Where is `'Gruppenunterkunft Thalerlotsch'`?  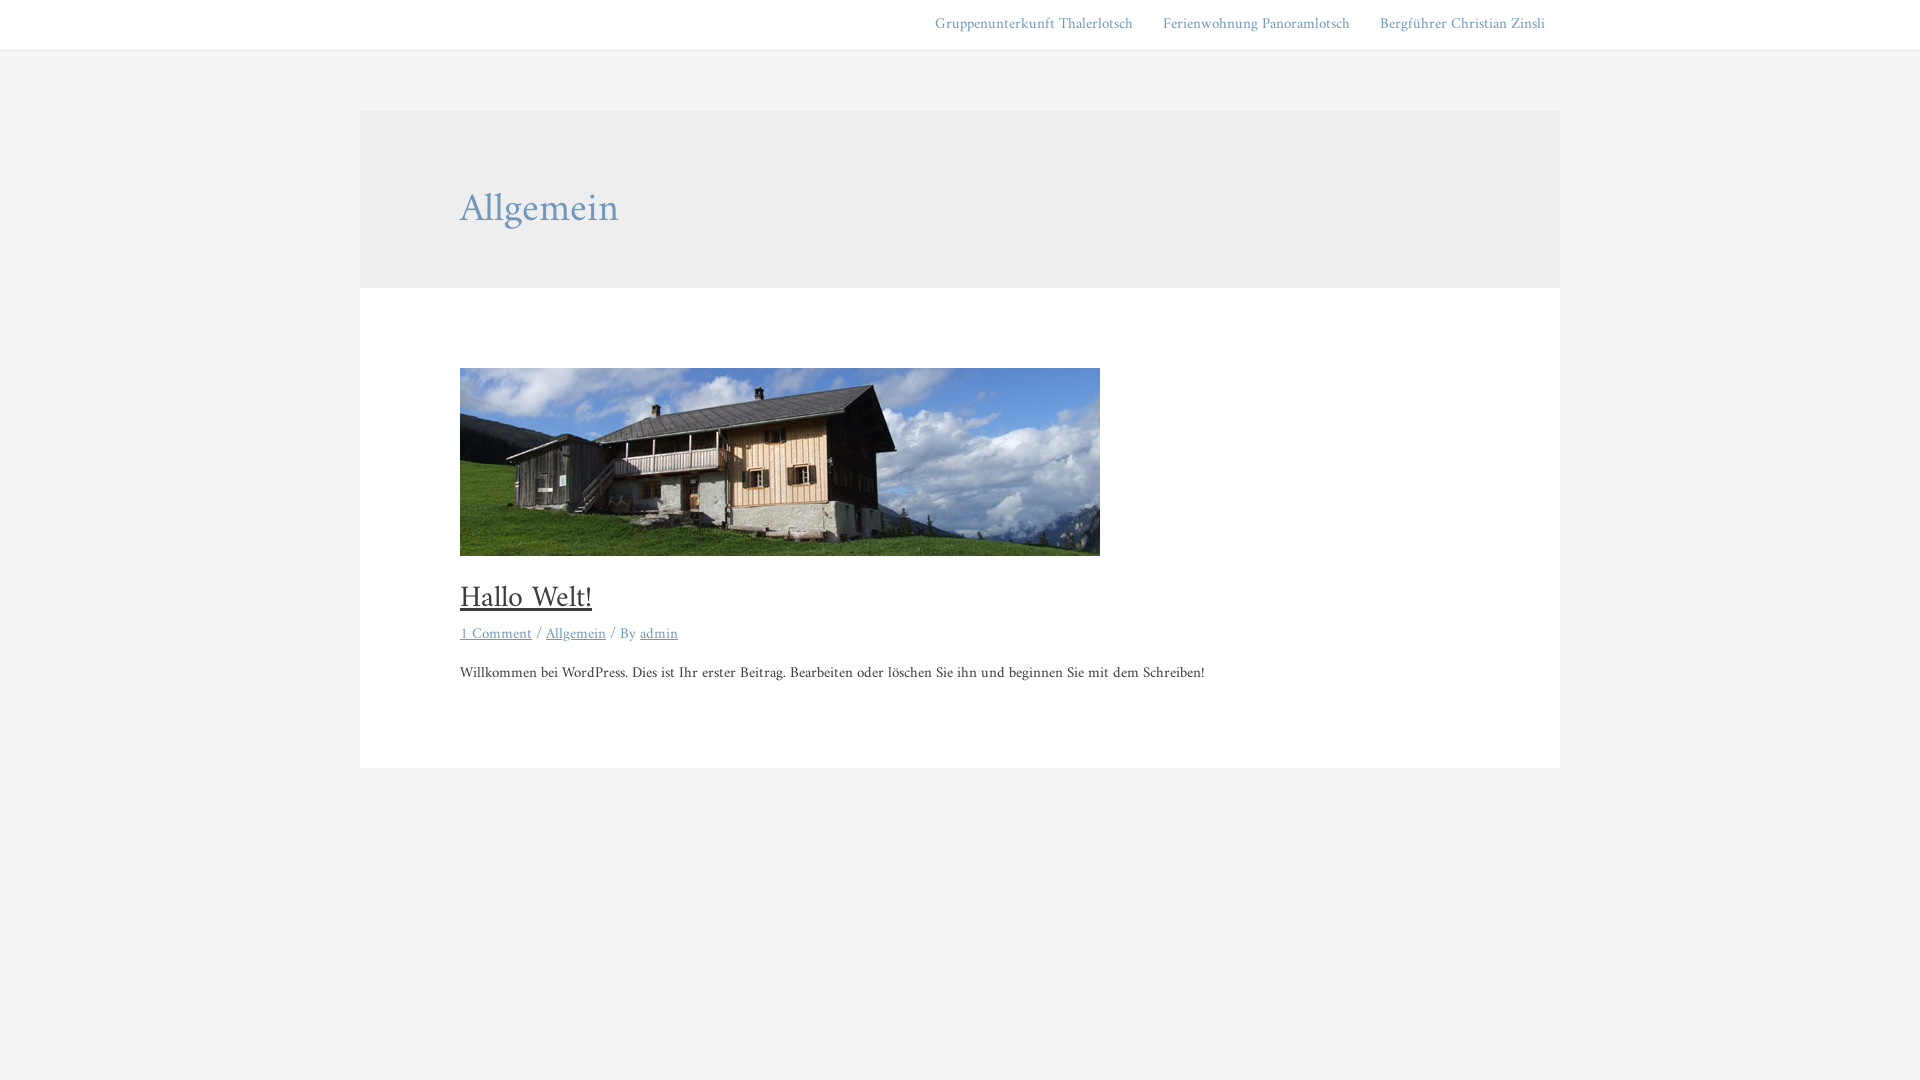
'Gruppenunterkunft Thalerlotsch' is located at coordinates (1033, 24).